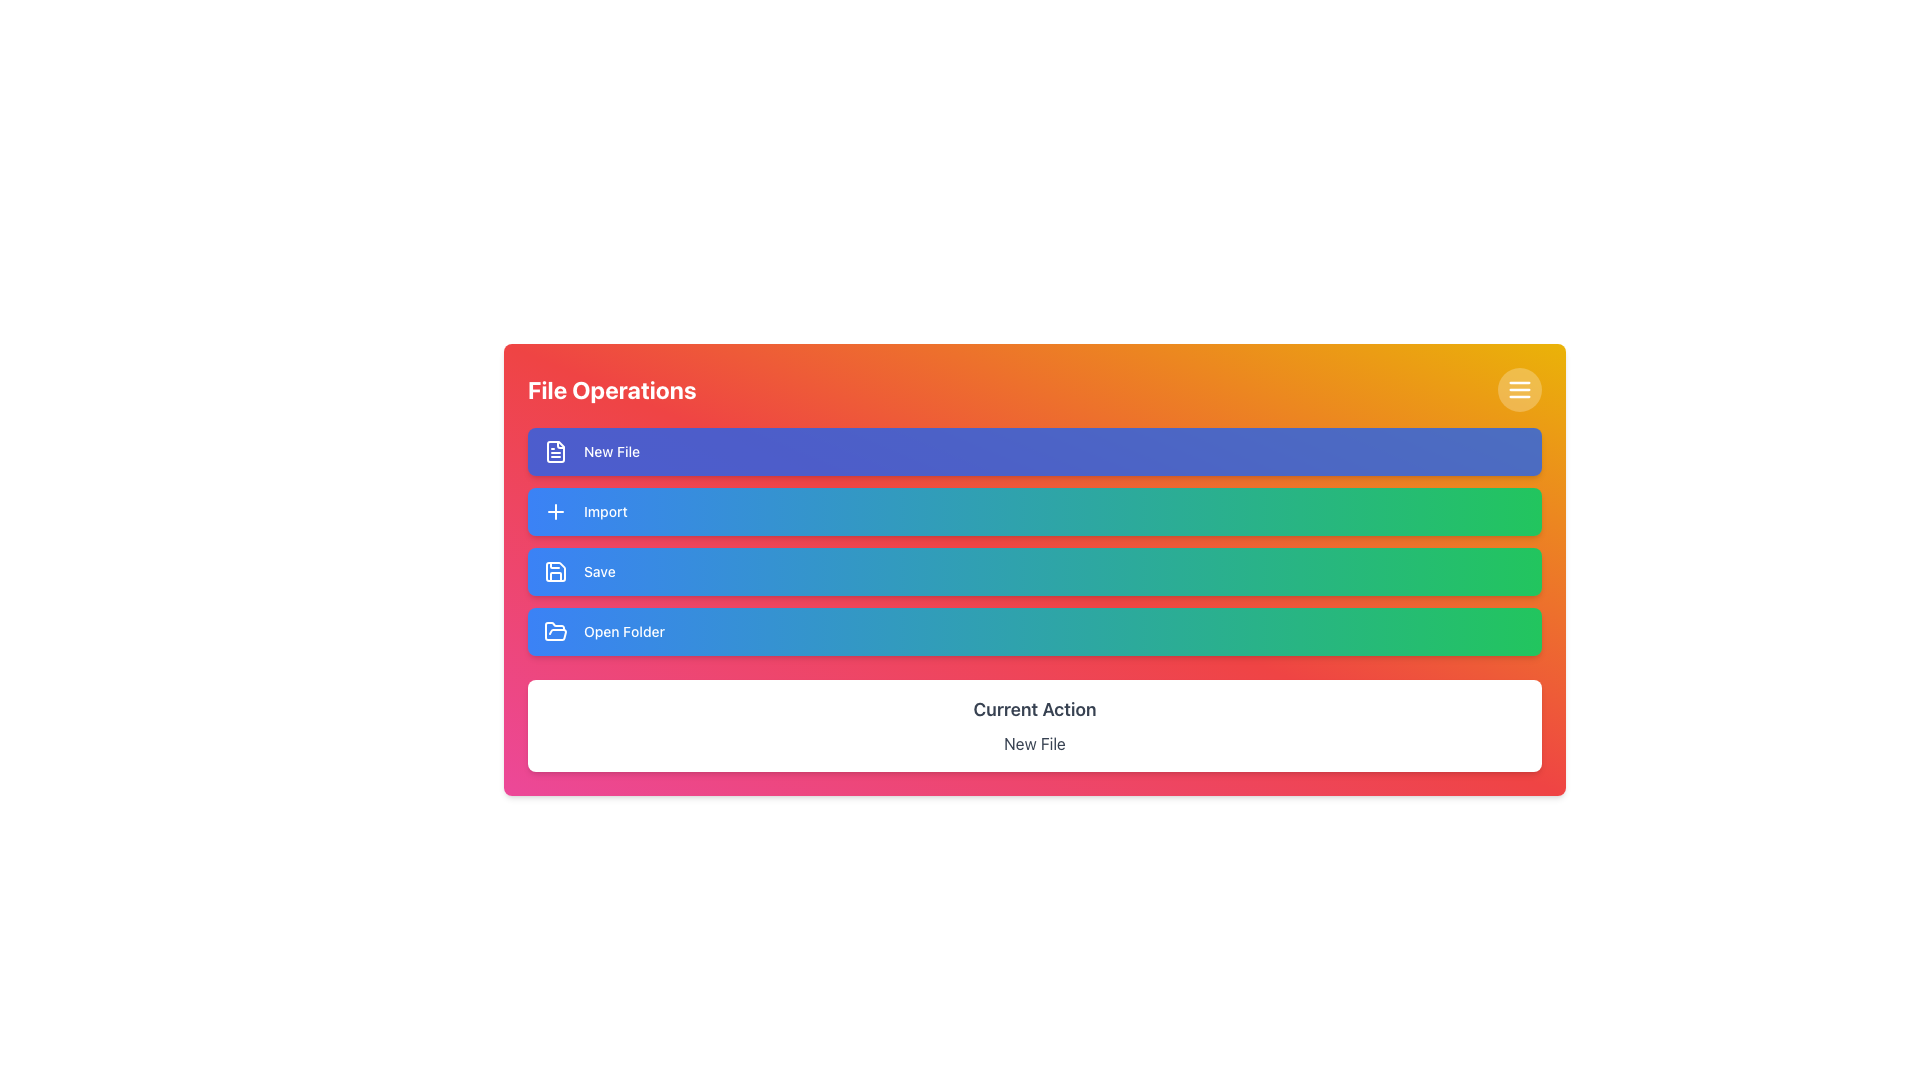 The height and width of the screenshot is (1080, 1920). Describe the element at coordinates (1035, 744) in the screenshot. I see `the static text label 'New File' which is located below the bolded text 'Current Action' in the 'File Operations' panel` at that location.